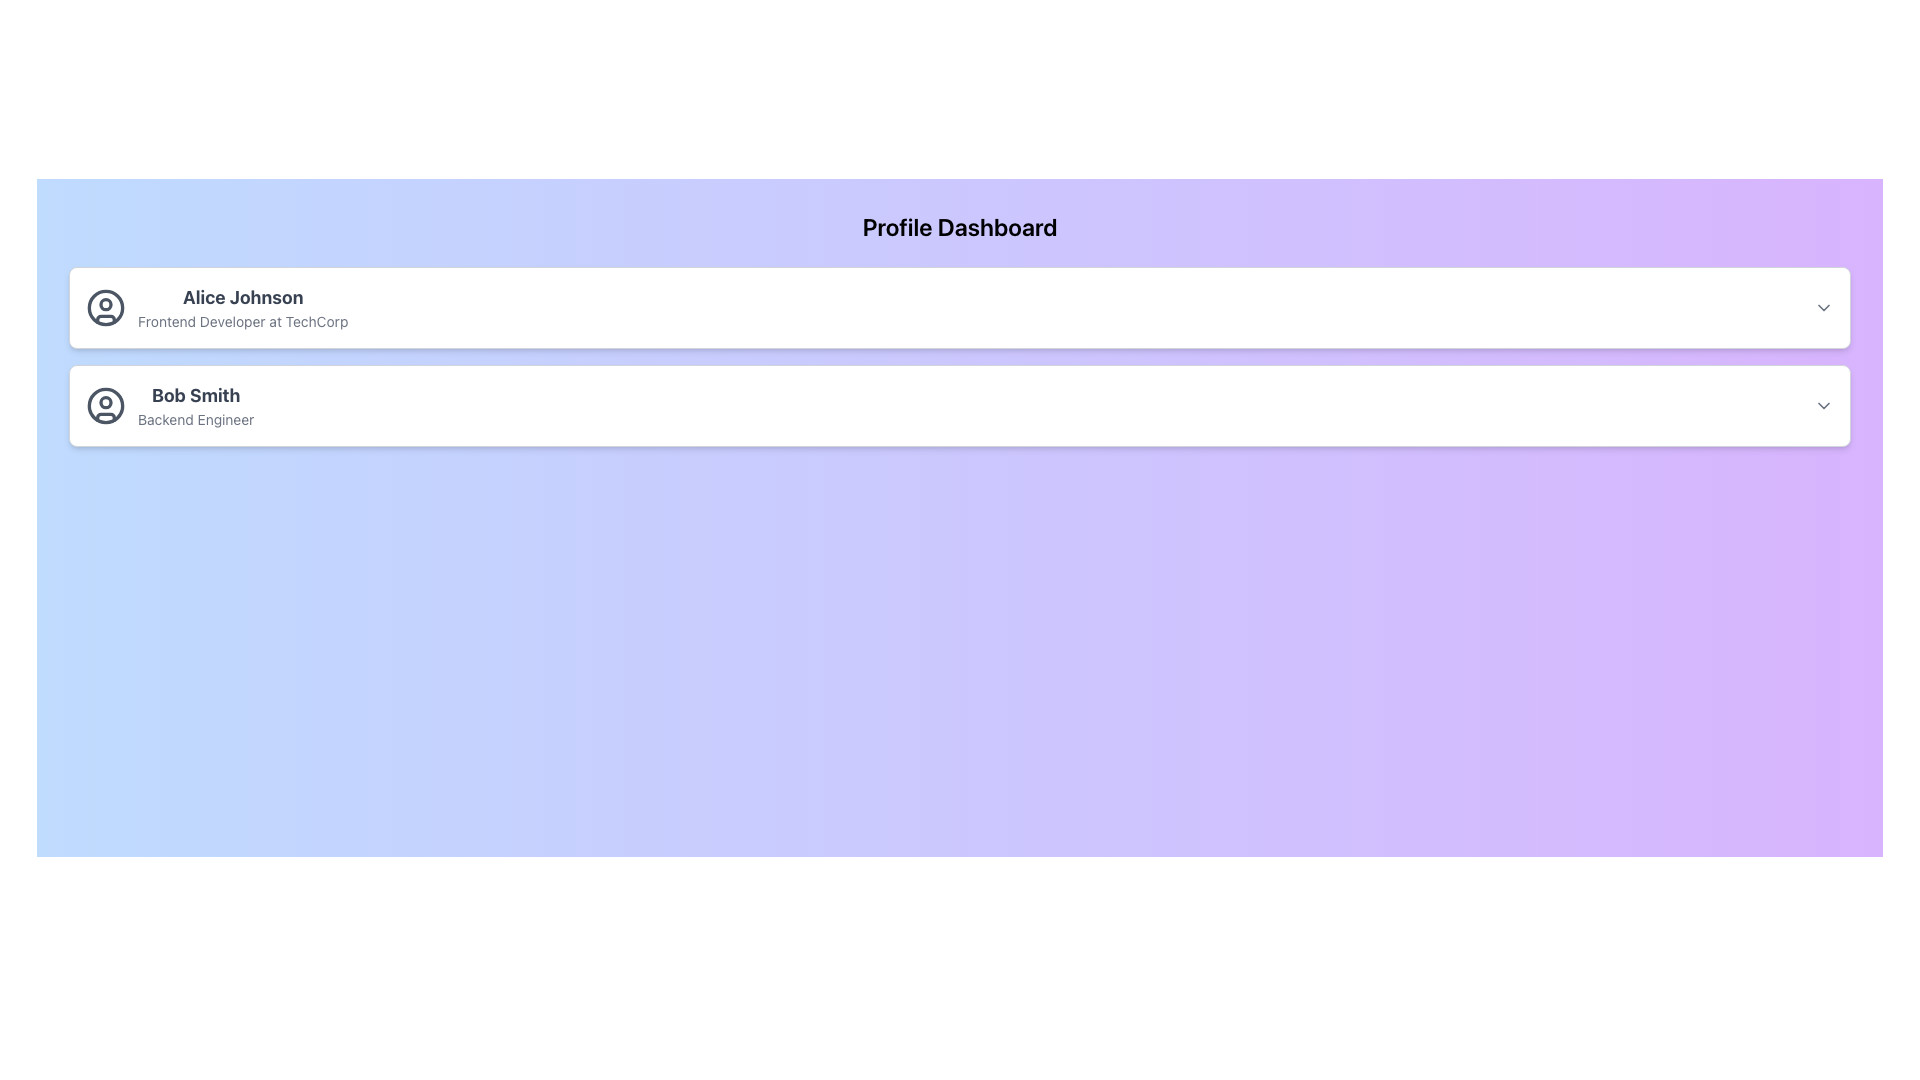  Describe the element at coordinates (196, 396) in the screenshot. I see `the text 'Bob Smith' which is styled in bold and larger size, located at the top section of the second profile card, above 'Backend Engineer'` at that location.